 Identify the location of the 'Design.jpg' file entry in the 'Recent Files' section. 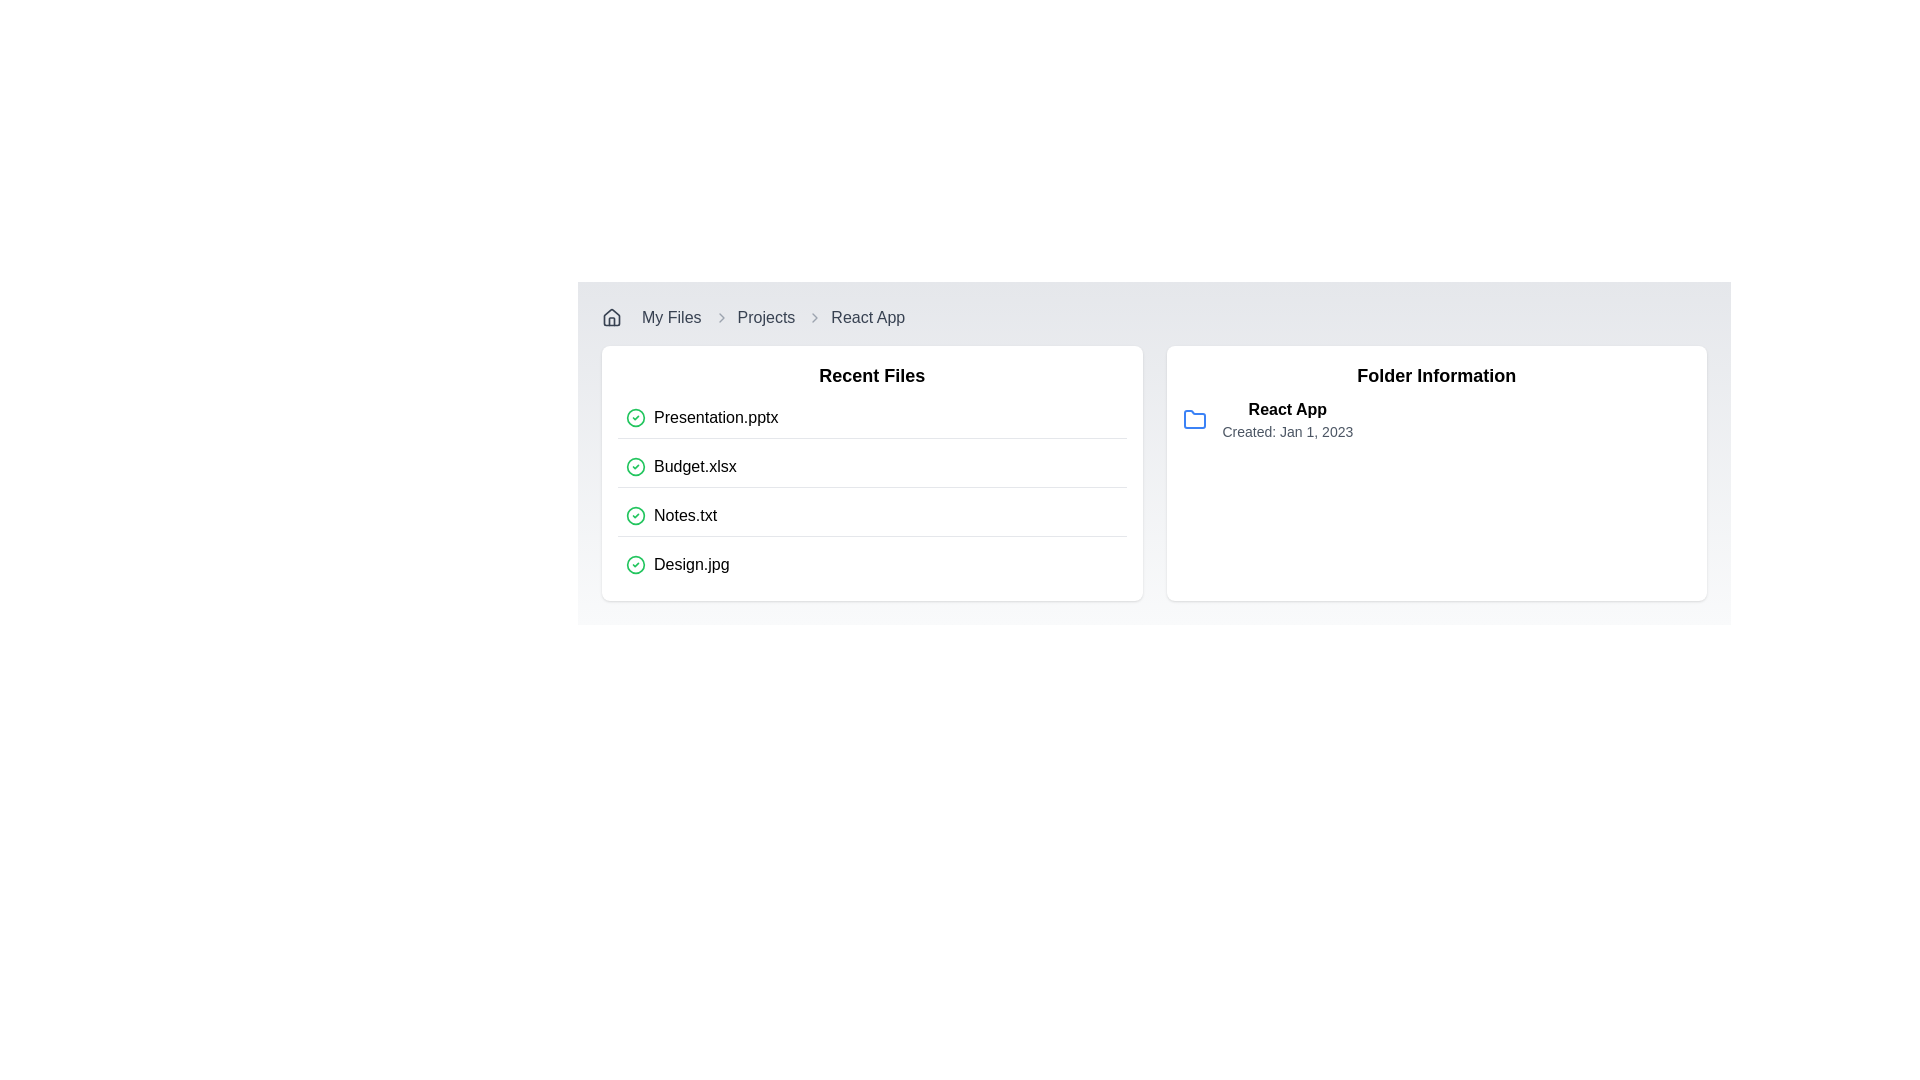
(872, 564).